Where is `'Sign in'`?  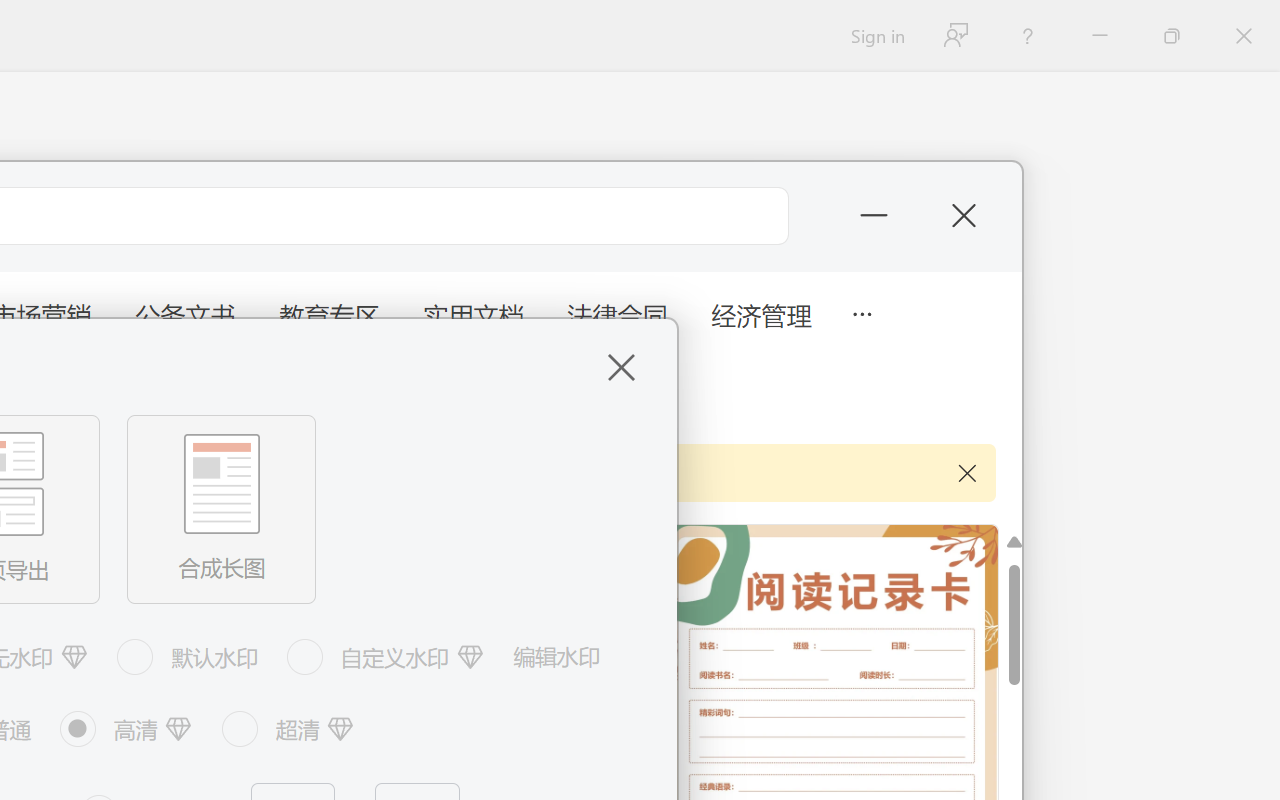 'Sign in' is located at coordinates (876, 34).